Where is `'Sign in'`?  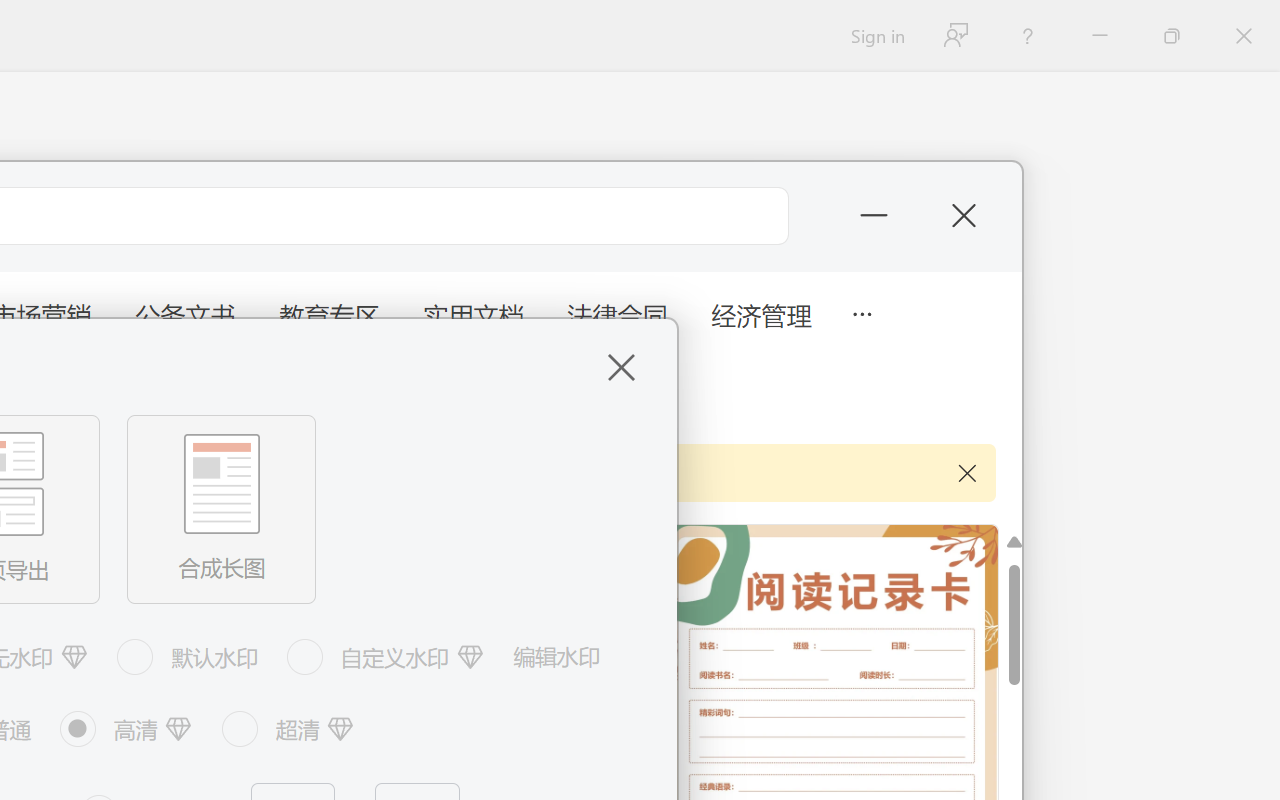 'Sign in' is located at coordinates (876, 34).